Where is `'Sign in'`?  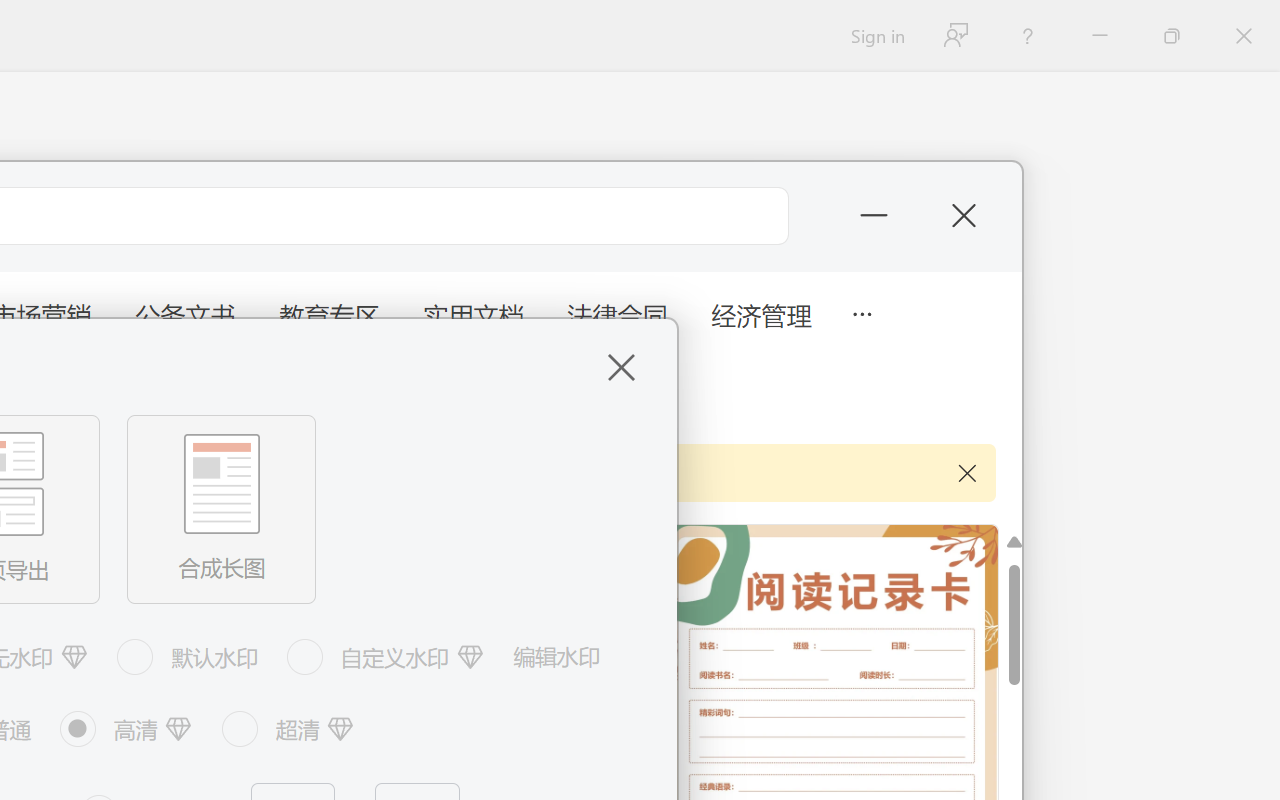 'Sign in' is located at coordinates (876, 34).